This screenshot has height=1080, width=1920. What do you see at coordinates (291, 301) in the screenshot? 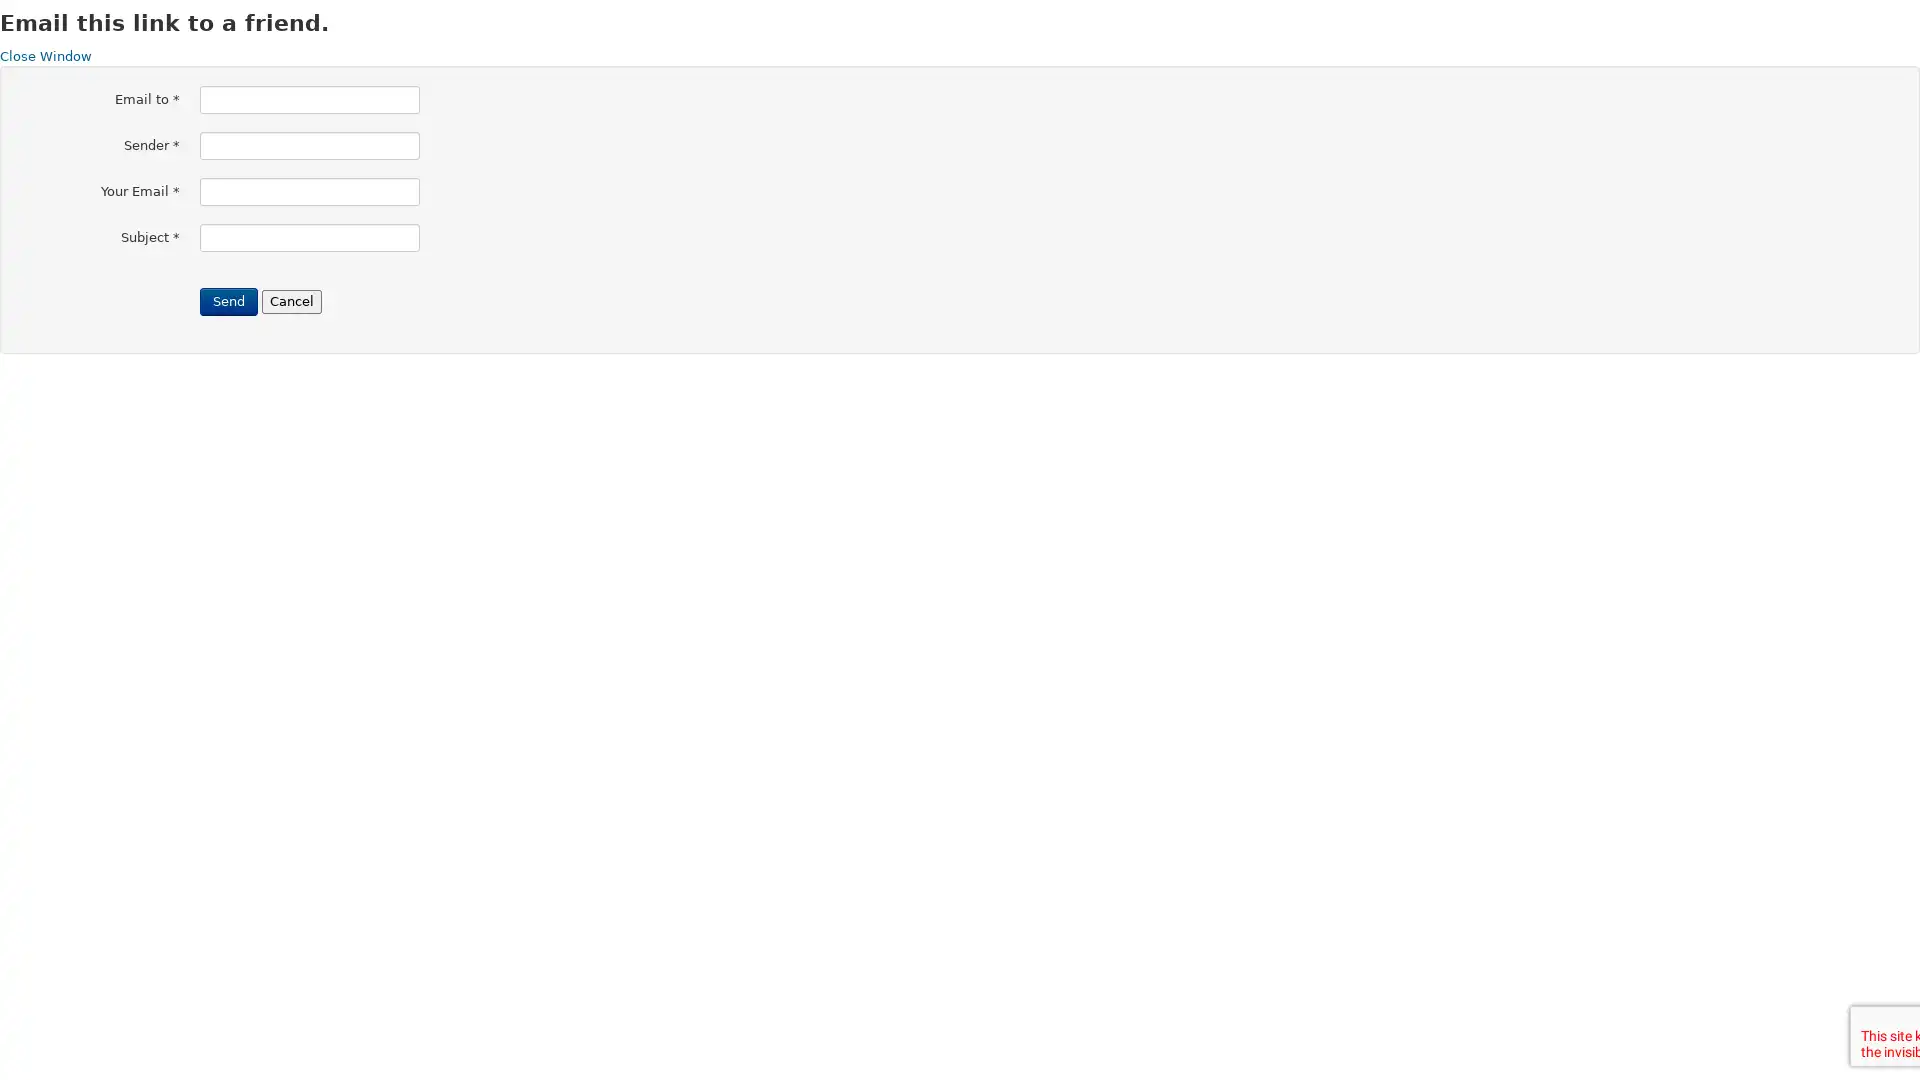
I see `Cancel` at bounding box center [291, 301].